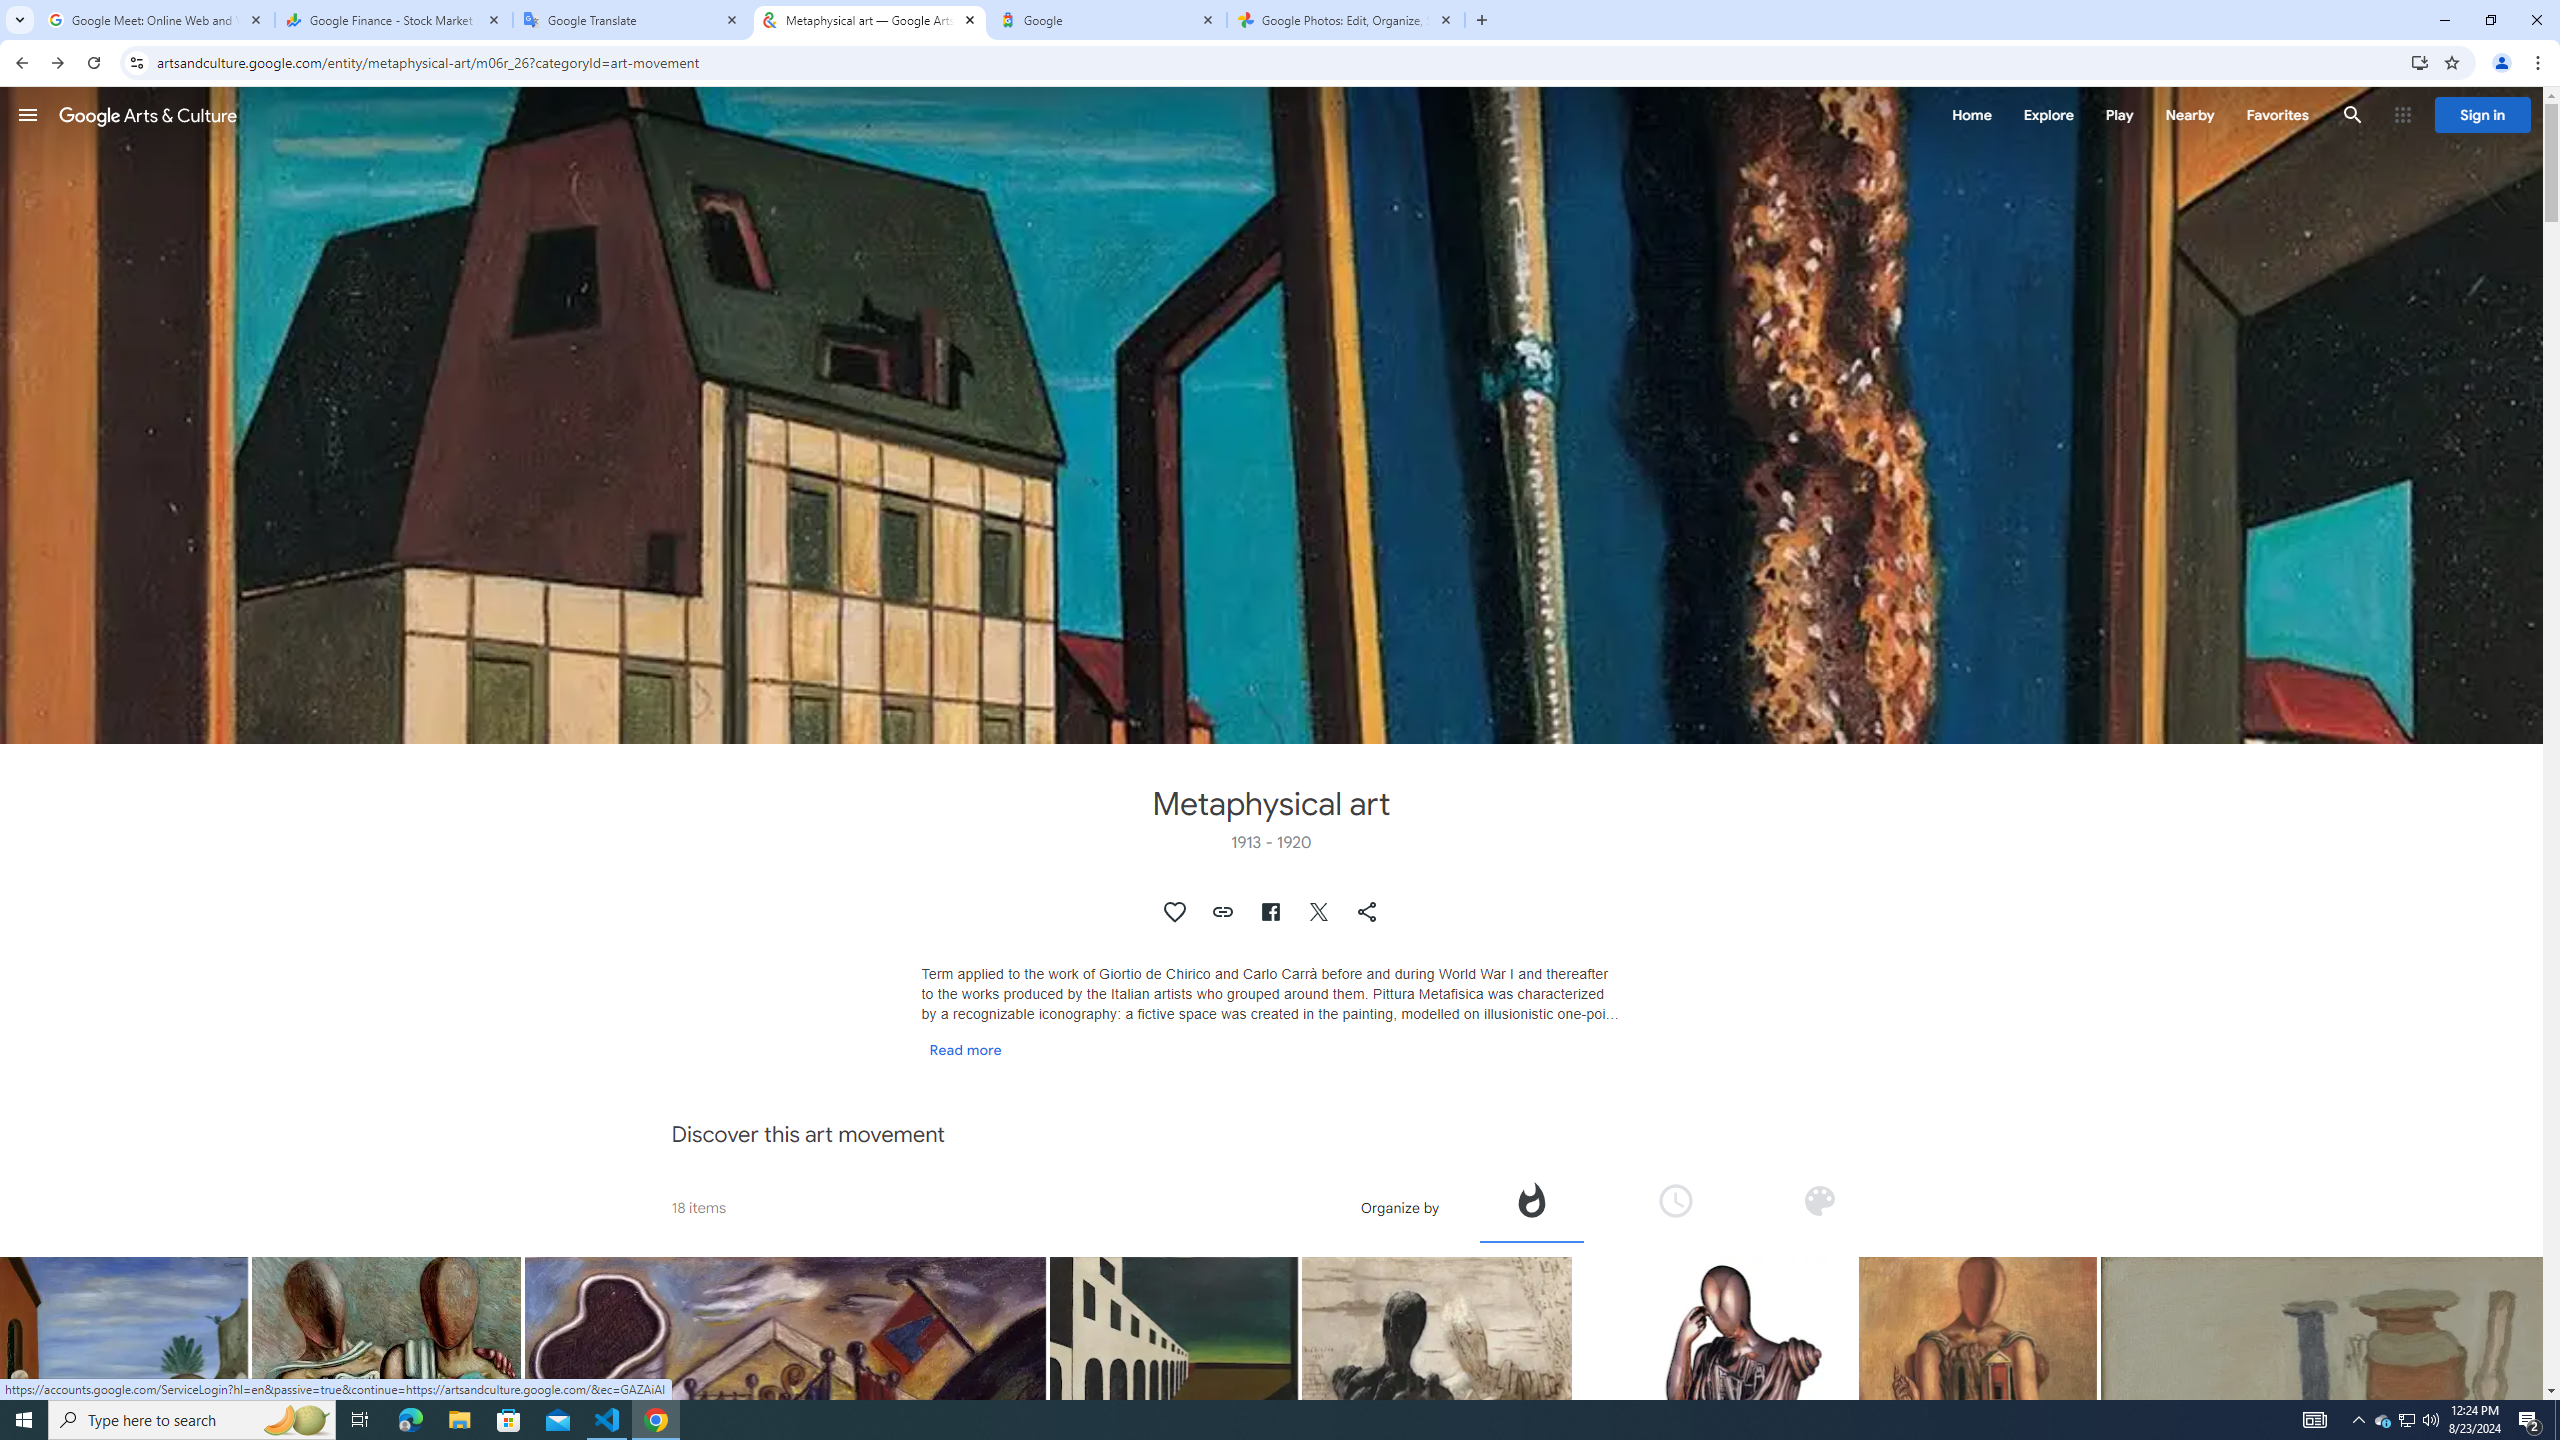 This screenshot has width=2560, height=1440. What do you see at coordinates (2276, 114) in the screenshot?
I see `'Favorites'` at bounding box center [2276, 114].